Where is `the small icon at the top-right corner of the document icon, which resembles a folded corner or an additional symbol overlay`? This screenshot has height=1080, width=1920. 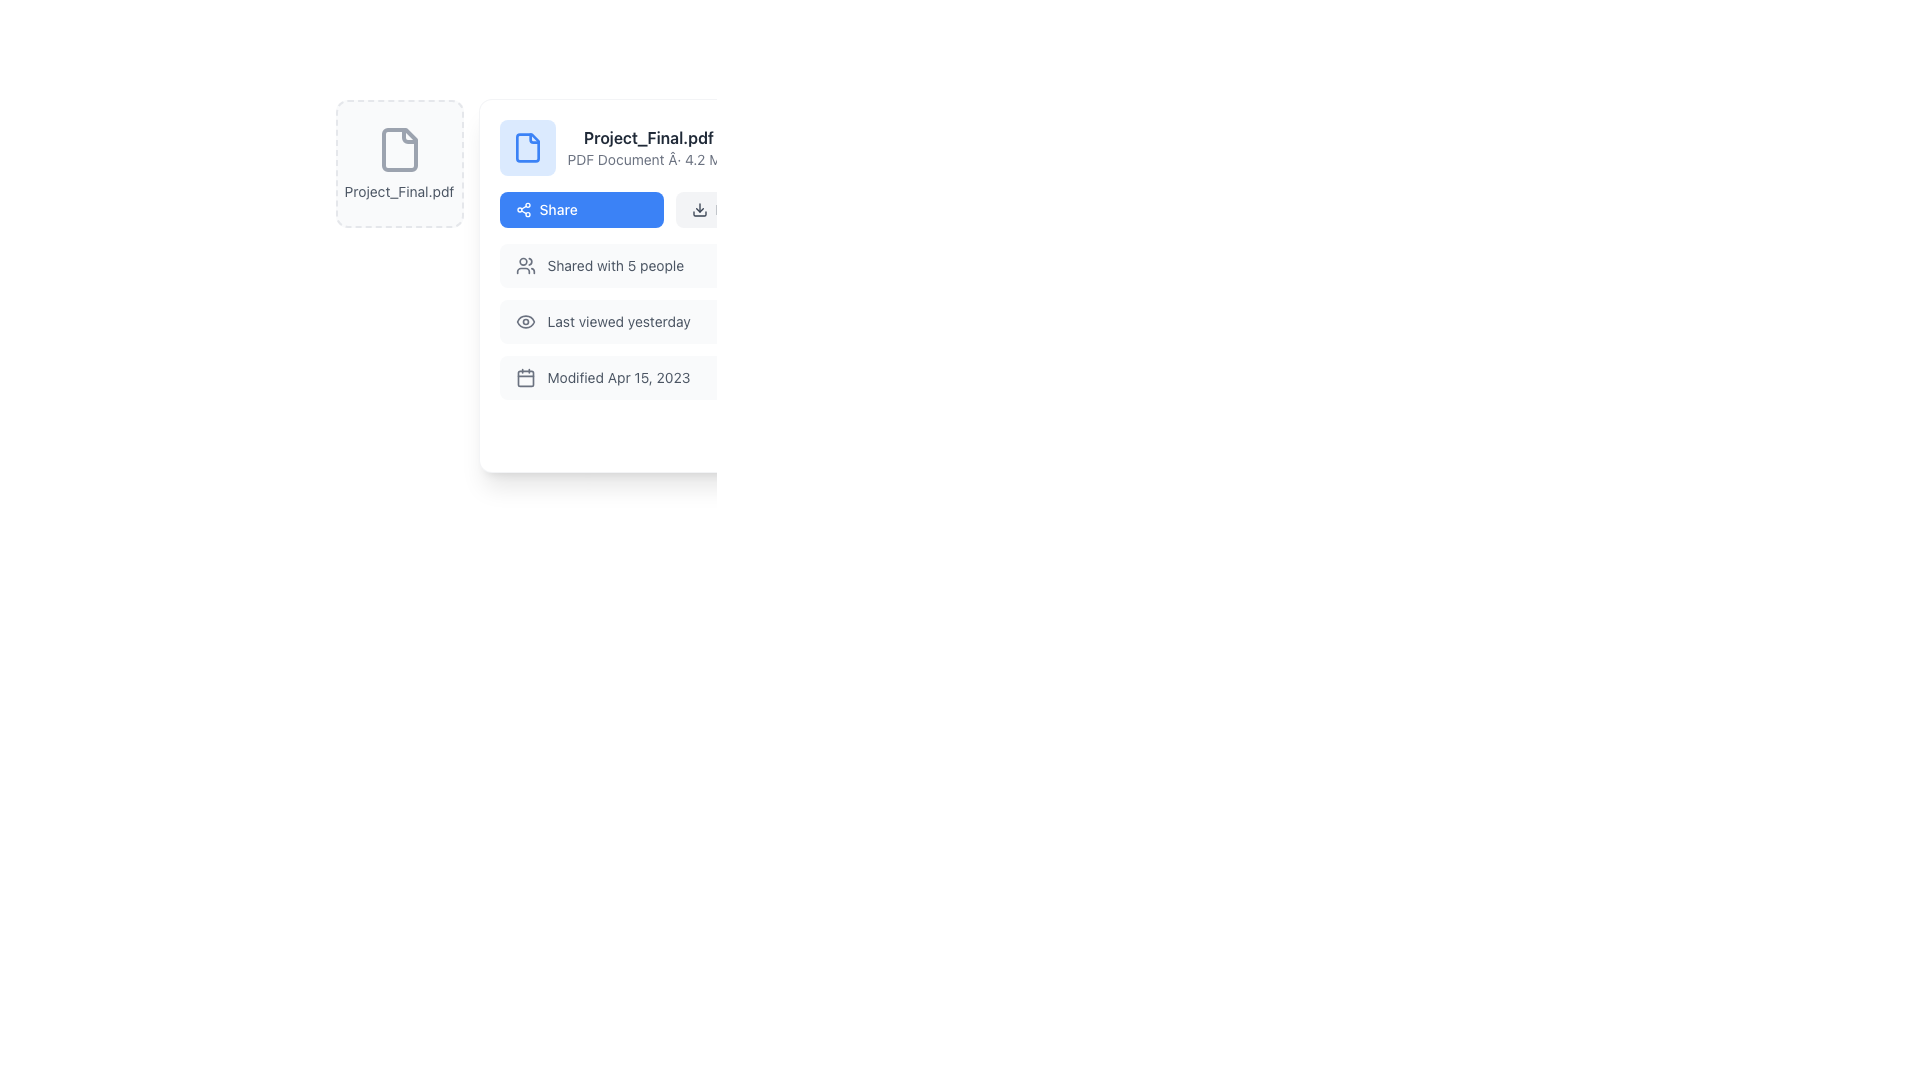 the small icon at the top-right corner of the document icon, which resembles a folded corner or an additional symbol overlay is located at coordinates (408, 135).